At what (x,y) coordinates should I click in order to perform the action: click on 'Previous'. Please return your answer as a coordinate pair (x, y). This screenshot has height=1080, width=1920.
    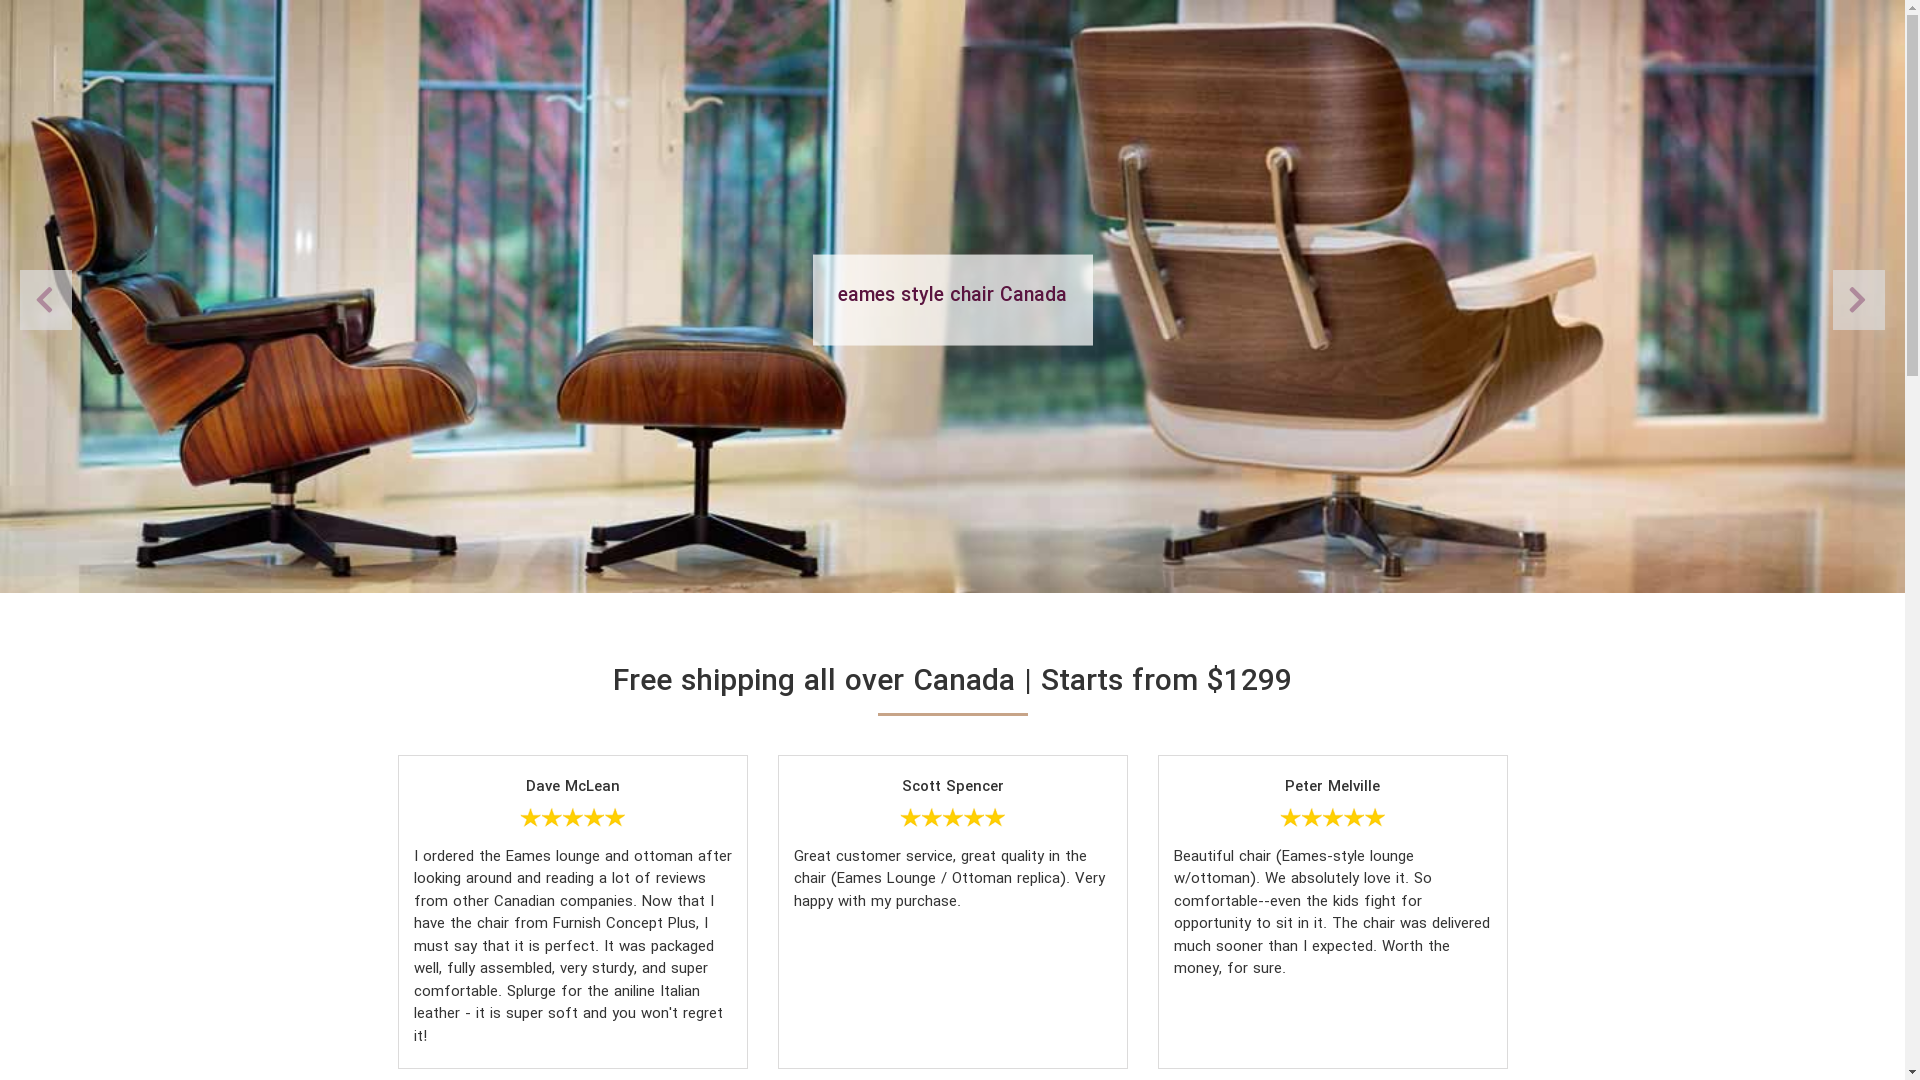
    Looking at the image, I should click on (1857, 300).